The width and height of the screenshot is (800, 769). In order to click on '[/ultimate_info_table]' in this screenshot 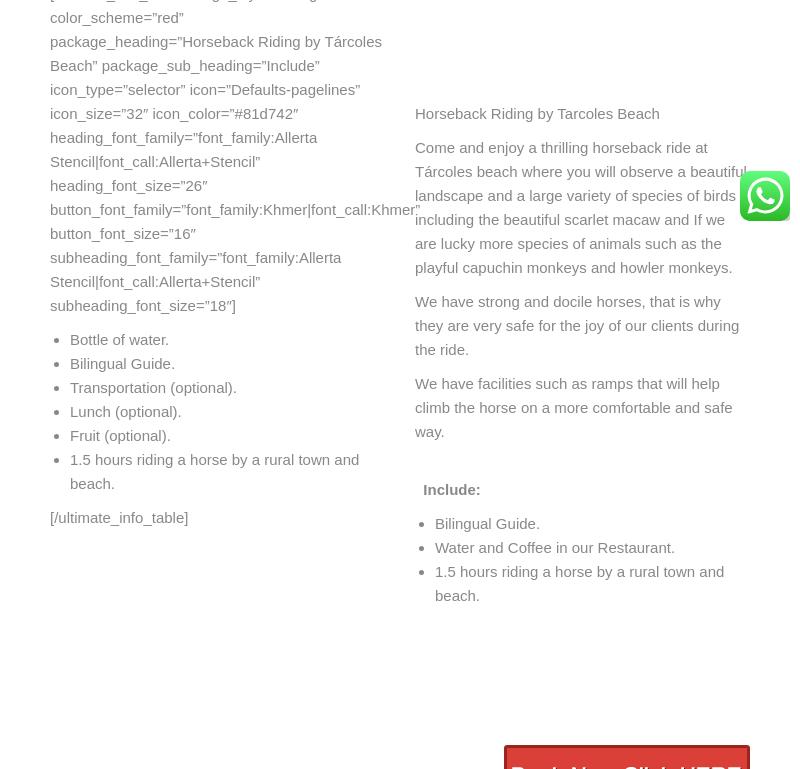, I will do `click(117, 516)`.